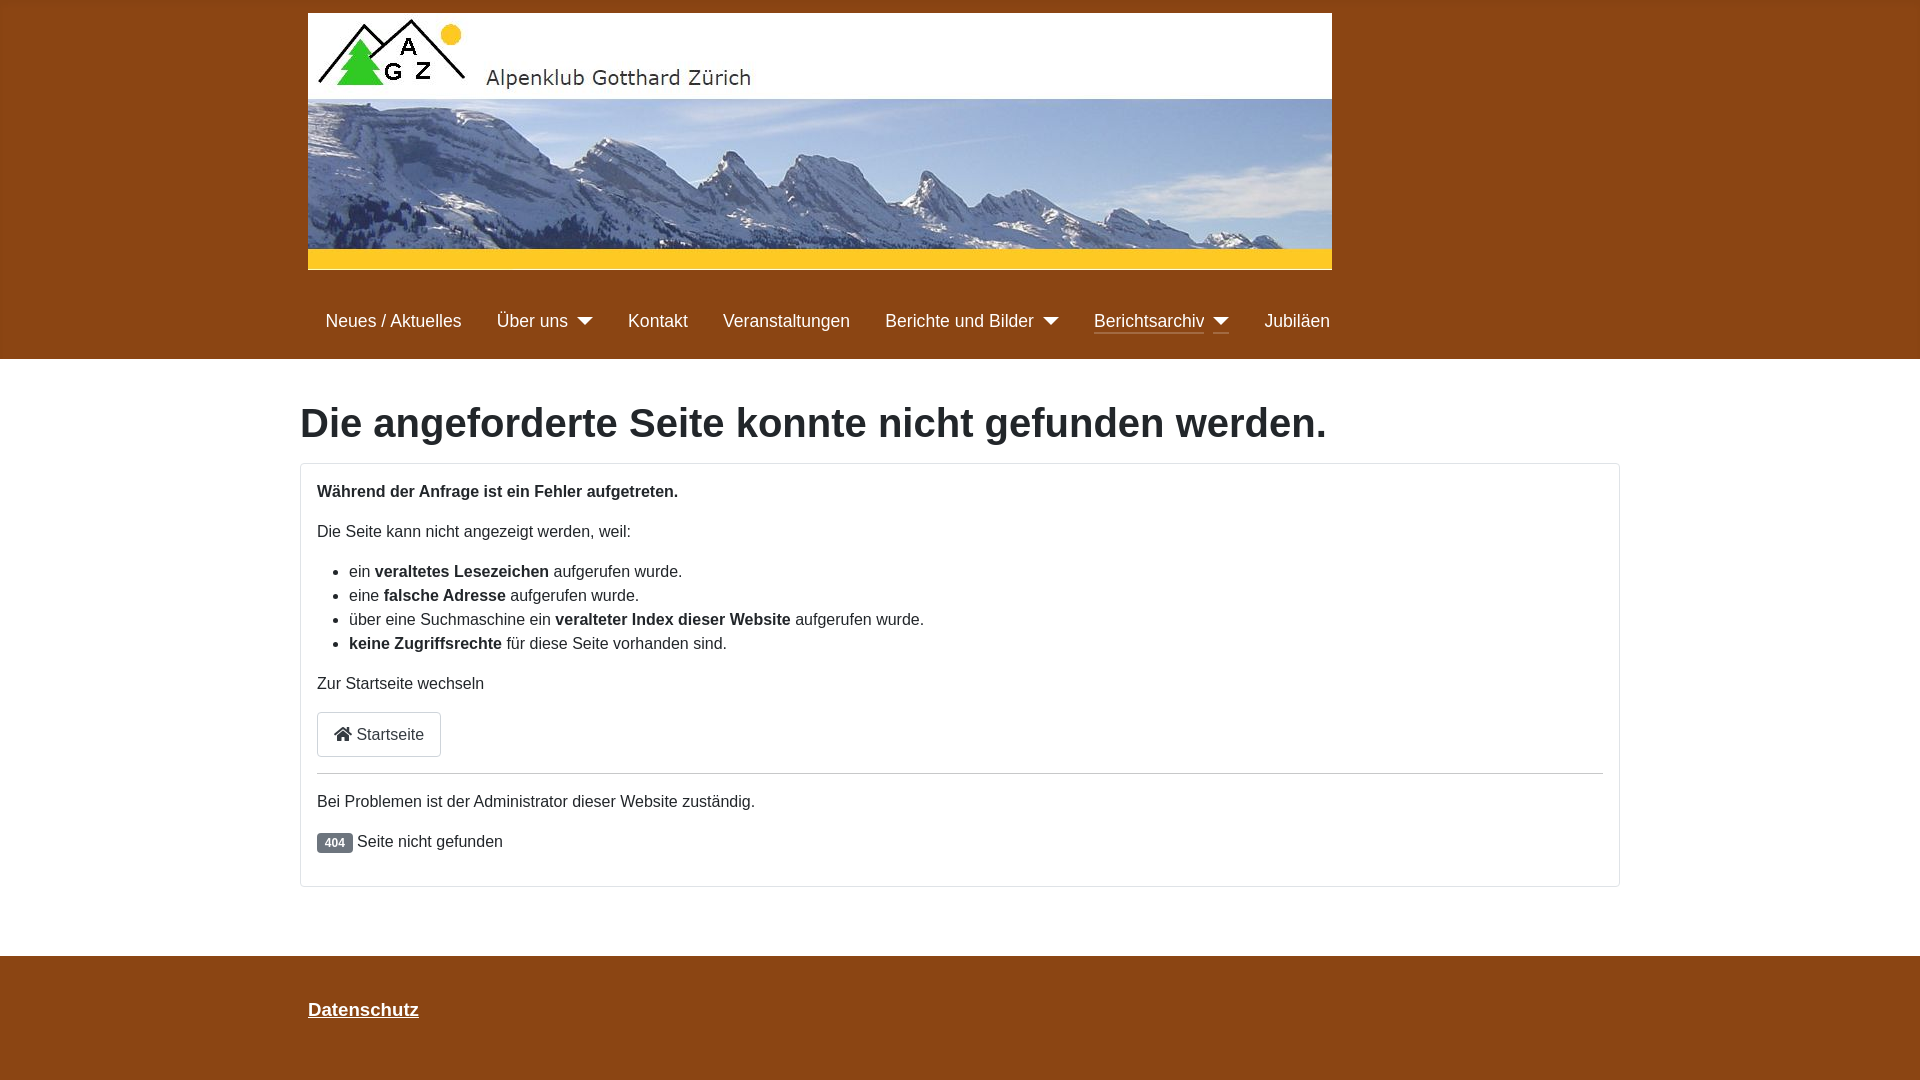  Describe the element at coordinates (657, 319) in the screenshot. I see `'Kontakt'` at that location.